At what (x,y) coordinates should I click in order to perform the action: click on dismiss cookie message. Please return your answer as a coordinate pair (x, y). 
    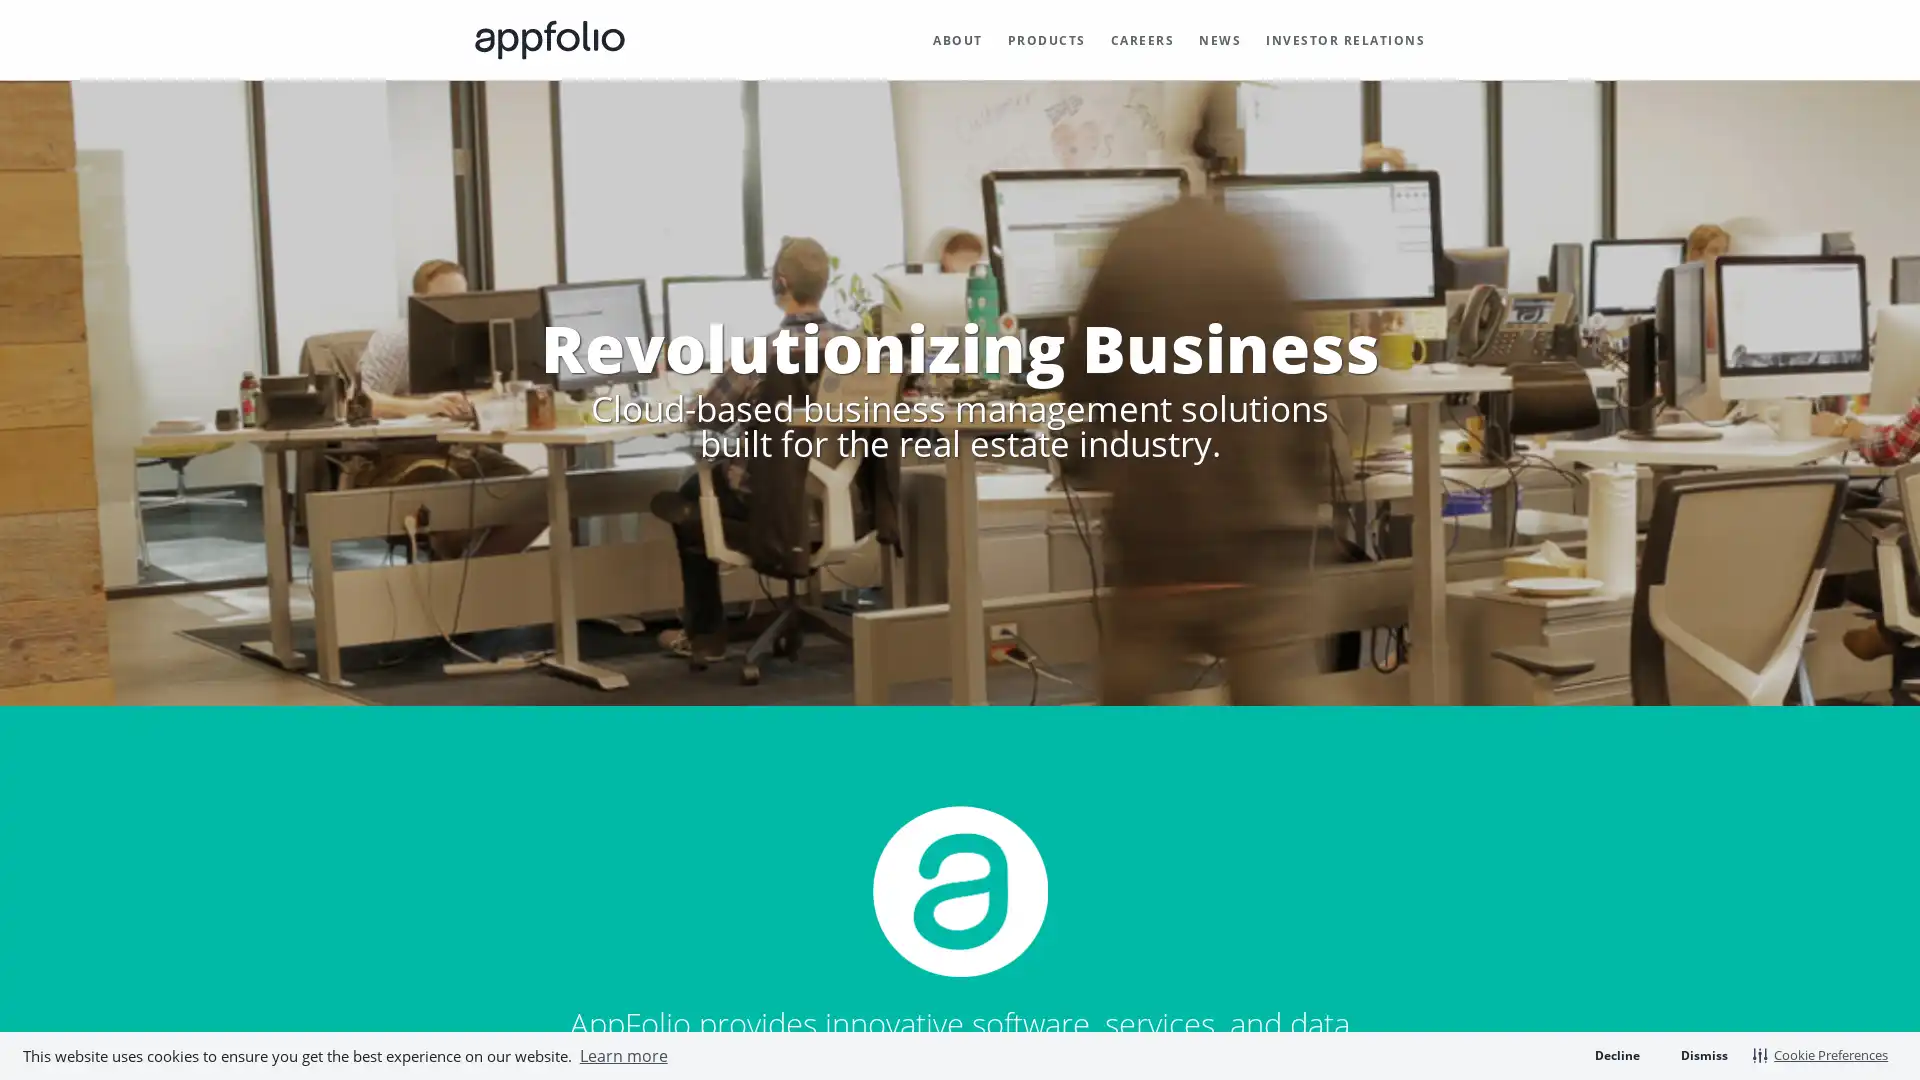
    Looking at the image, I should click on (1702, 1054).